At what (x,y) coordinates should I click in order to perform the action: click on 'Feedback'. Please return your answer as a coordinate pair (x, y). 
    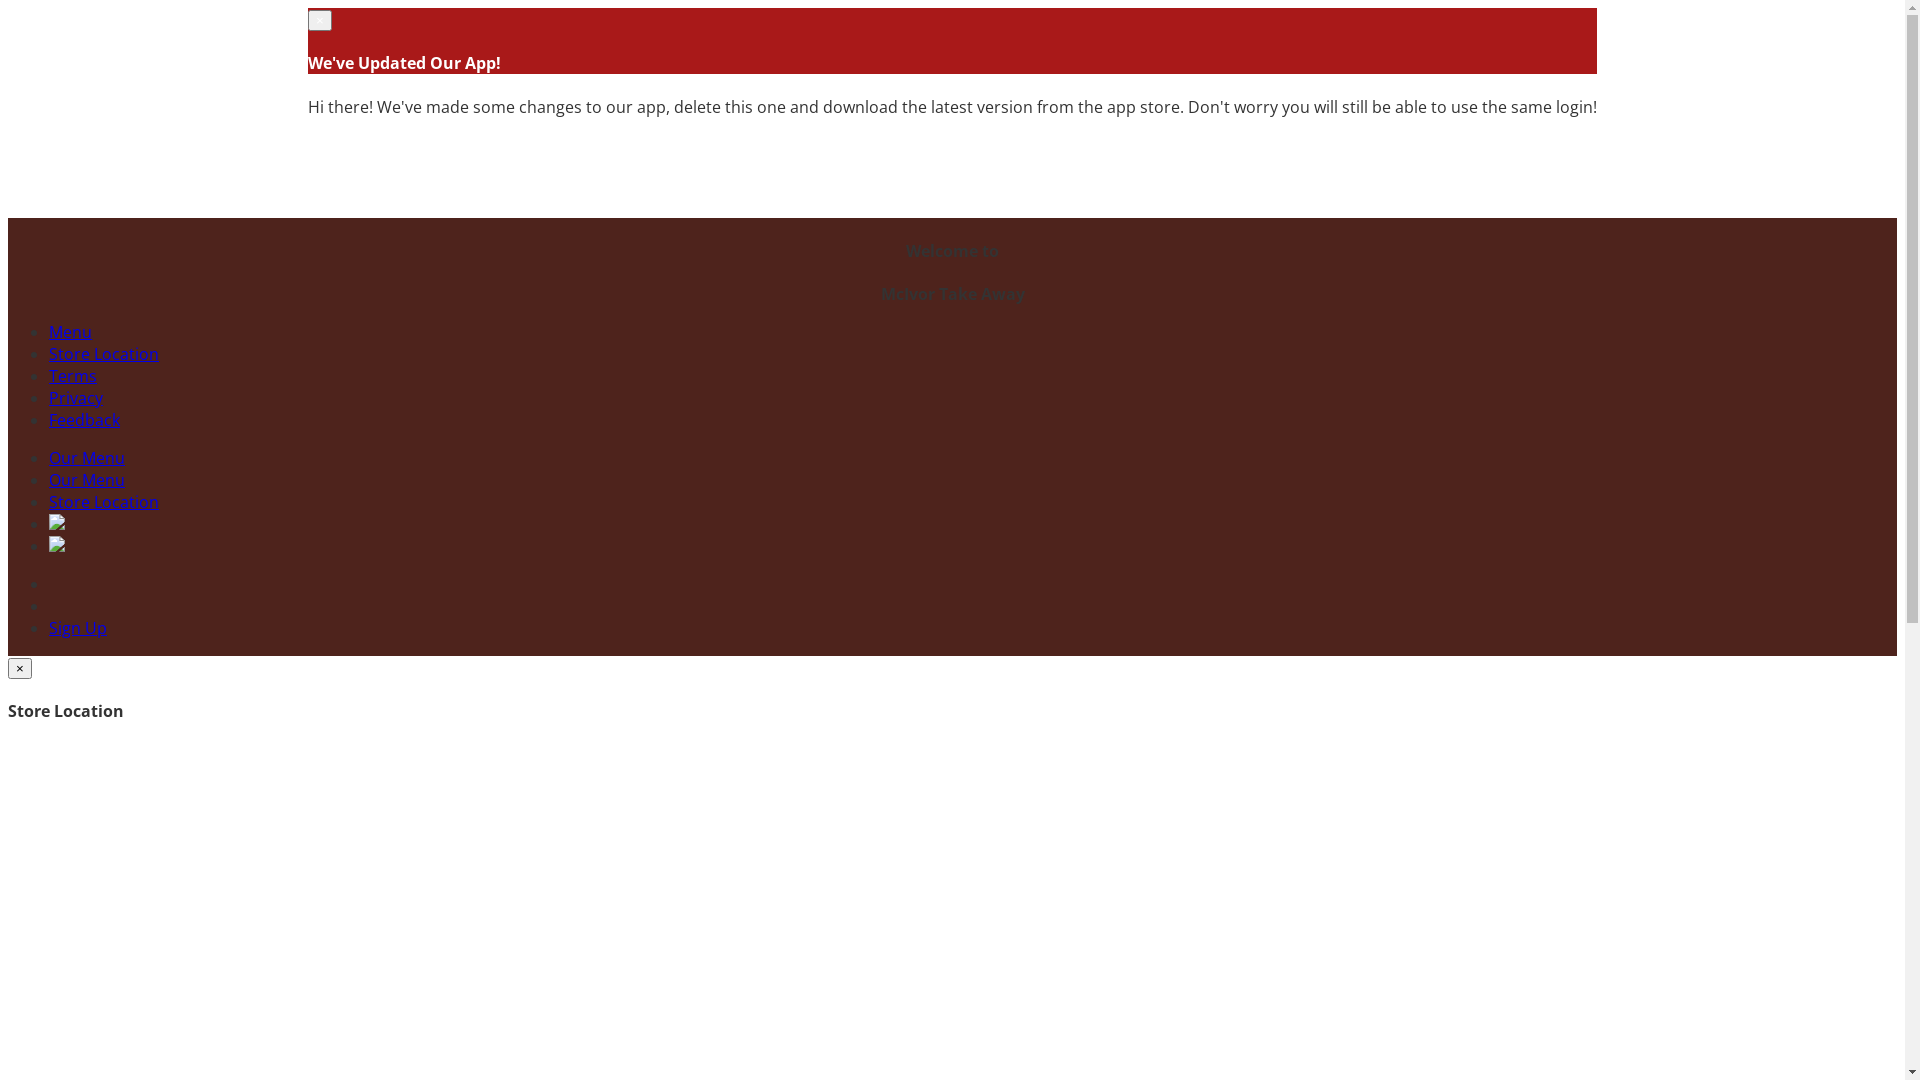
    Looking at the image, I should click on (48, 419).